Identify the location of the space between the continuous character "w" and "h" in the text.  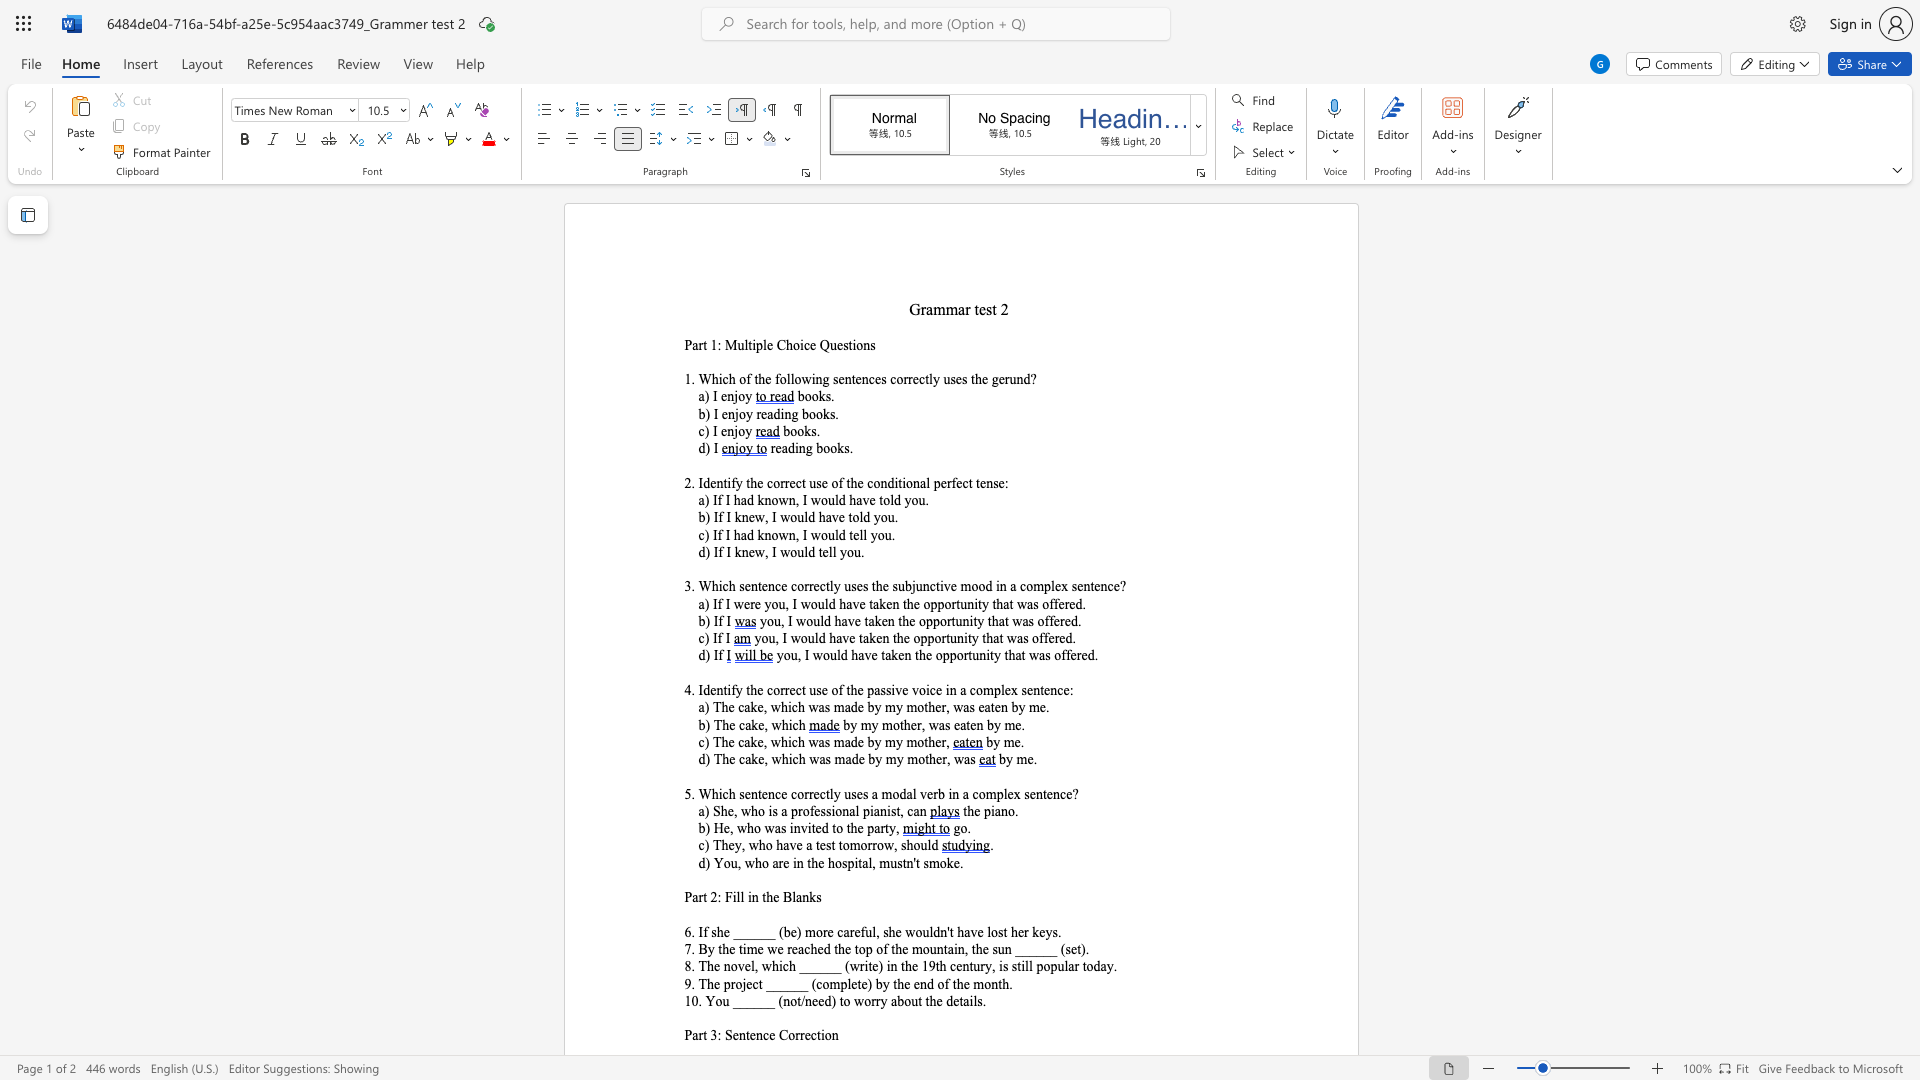
(749, 811).